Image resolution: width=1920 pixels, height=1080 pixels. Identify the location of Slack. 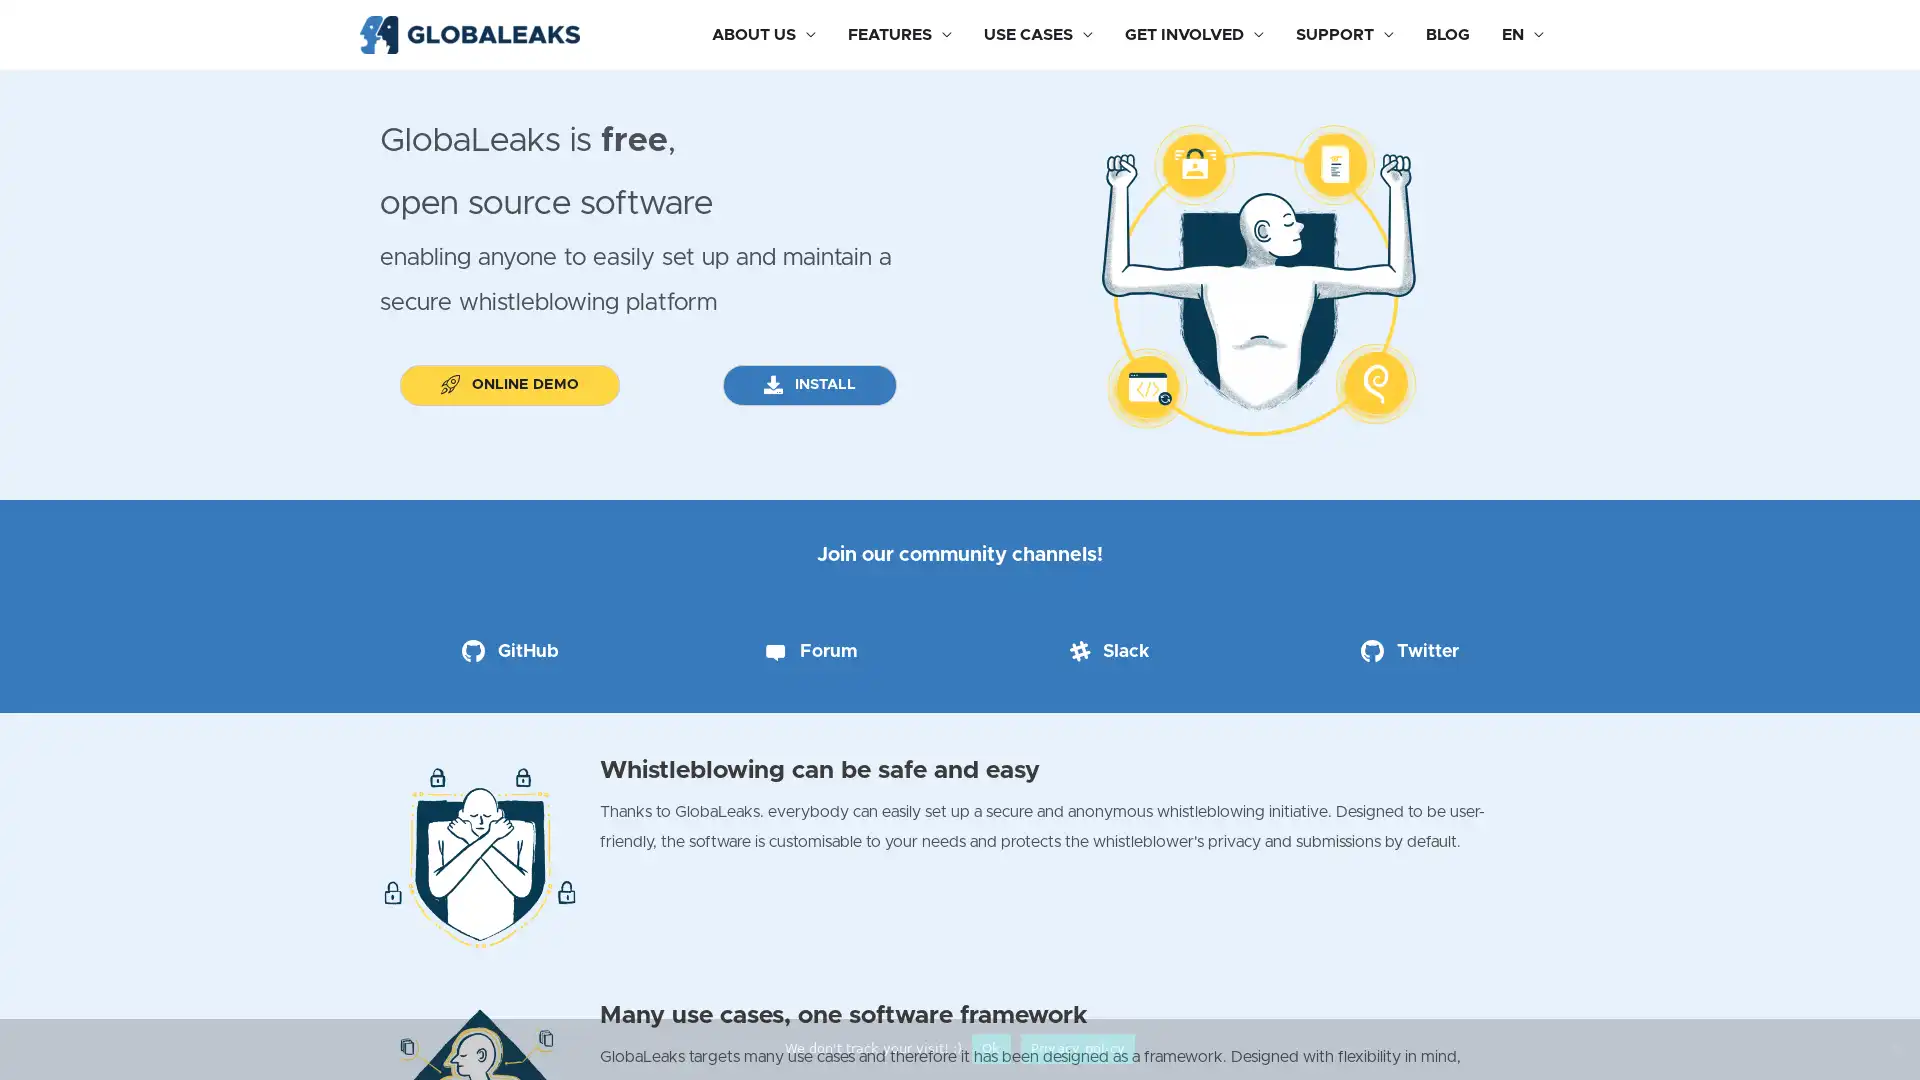
(1108, 651).